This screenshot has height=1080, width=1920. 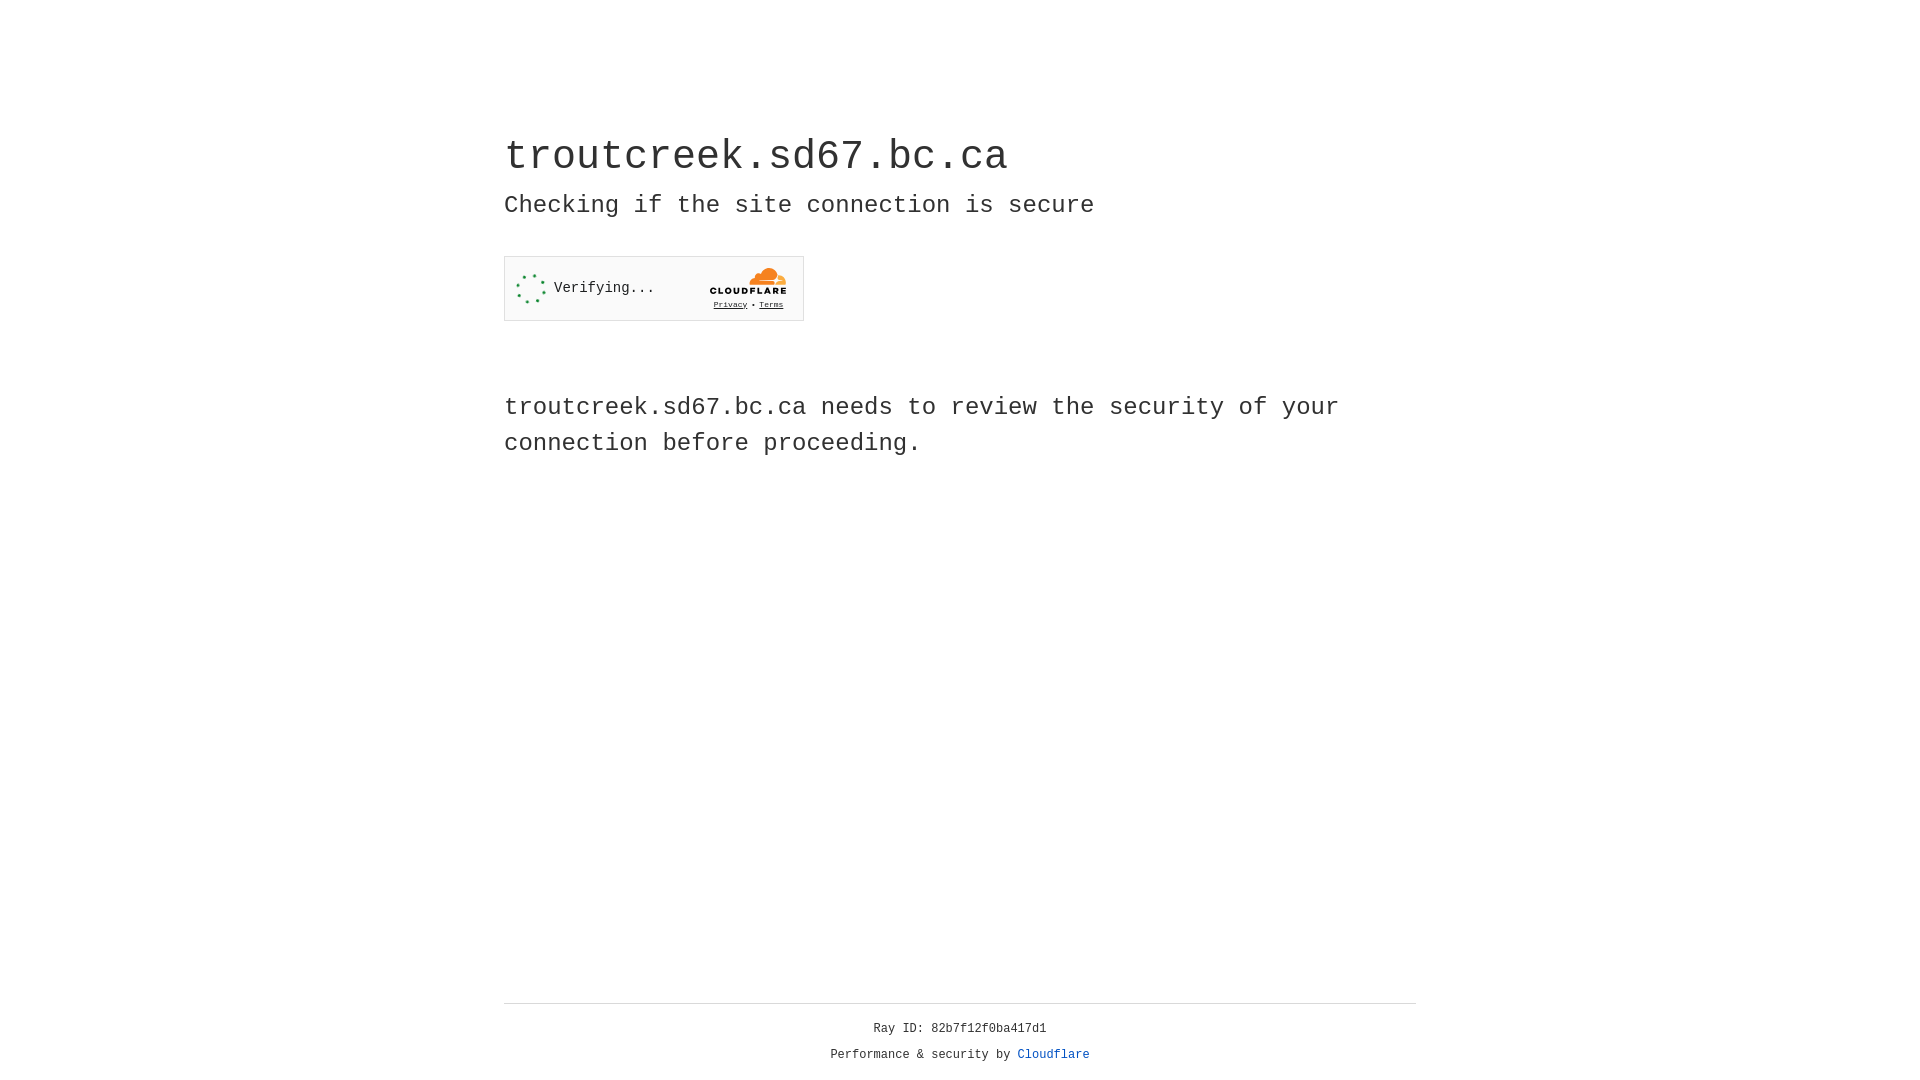 I want to click on 'Cloudflare', so click(x=1053, y=1054).